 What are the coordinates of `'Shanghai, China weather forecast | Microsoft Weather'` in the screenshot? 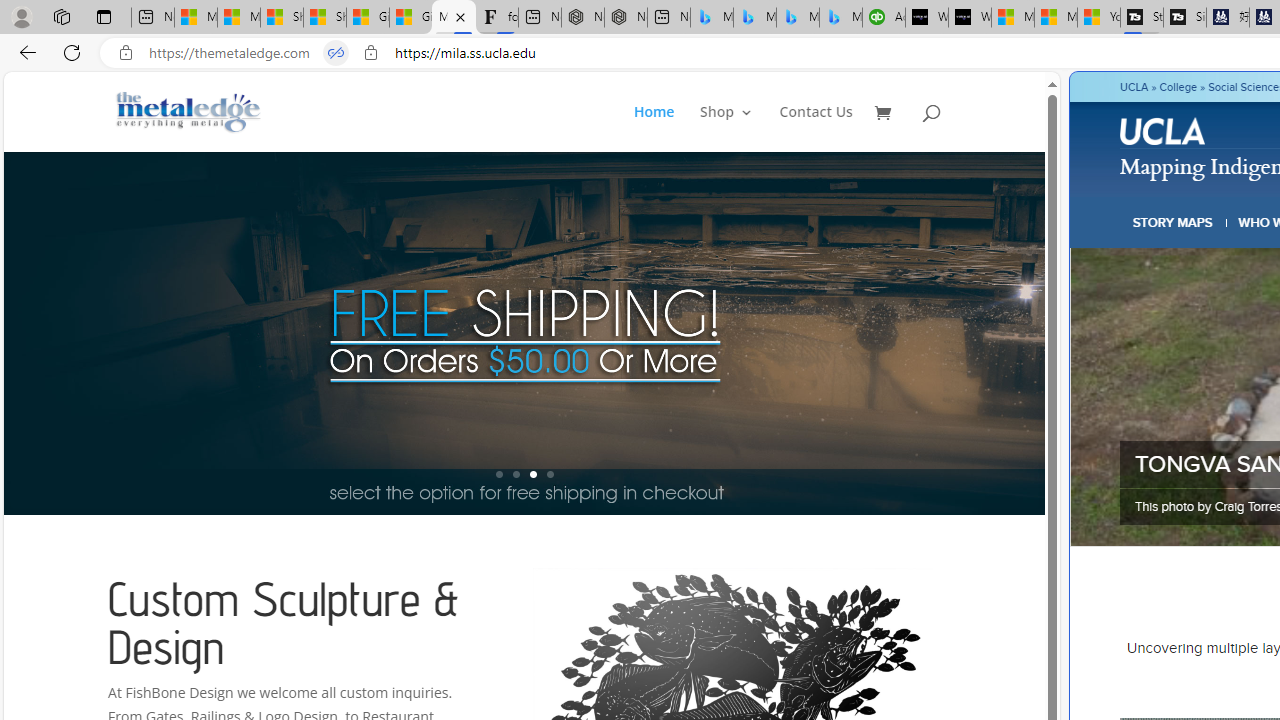 It's located at (324, 17).